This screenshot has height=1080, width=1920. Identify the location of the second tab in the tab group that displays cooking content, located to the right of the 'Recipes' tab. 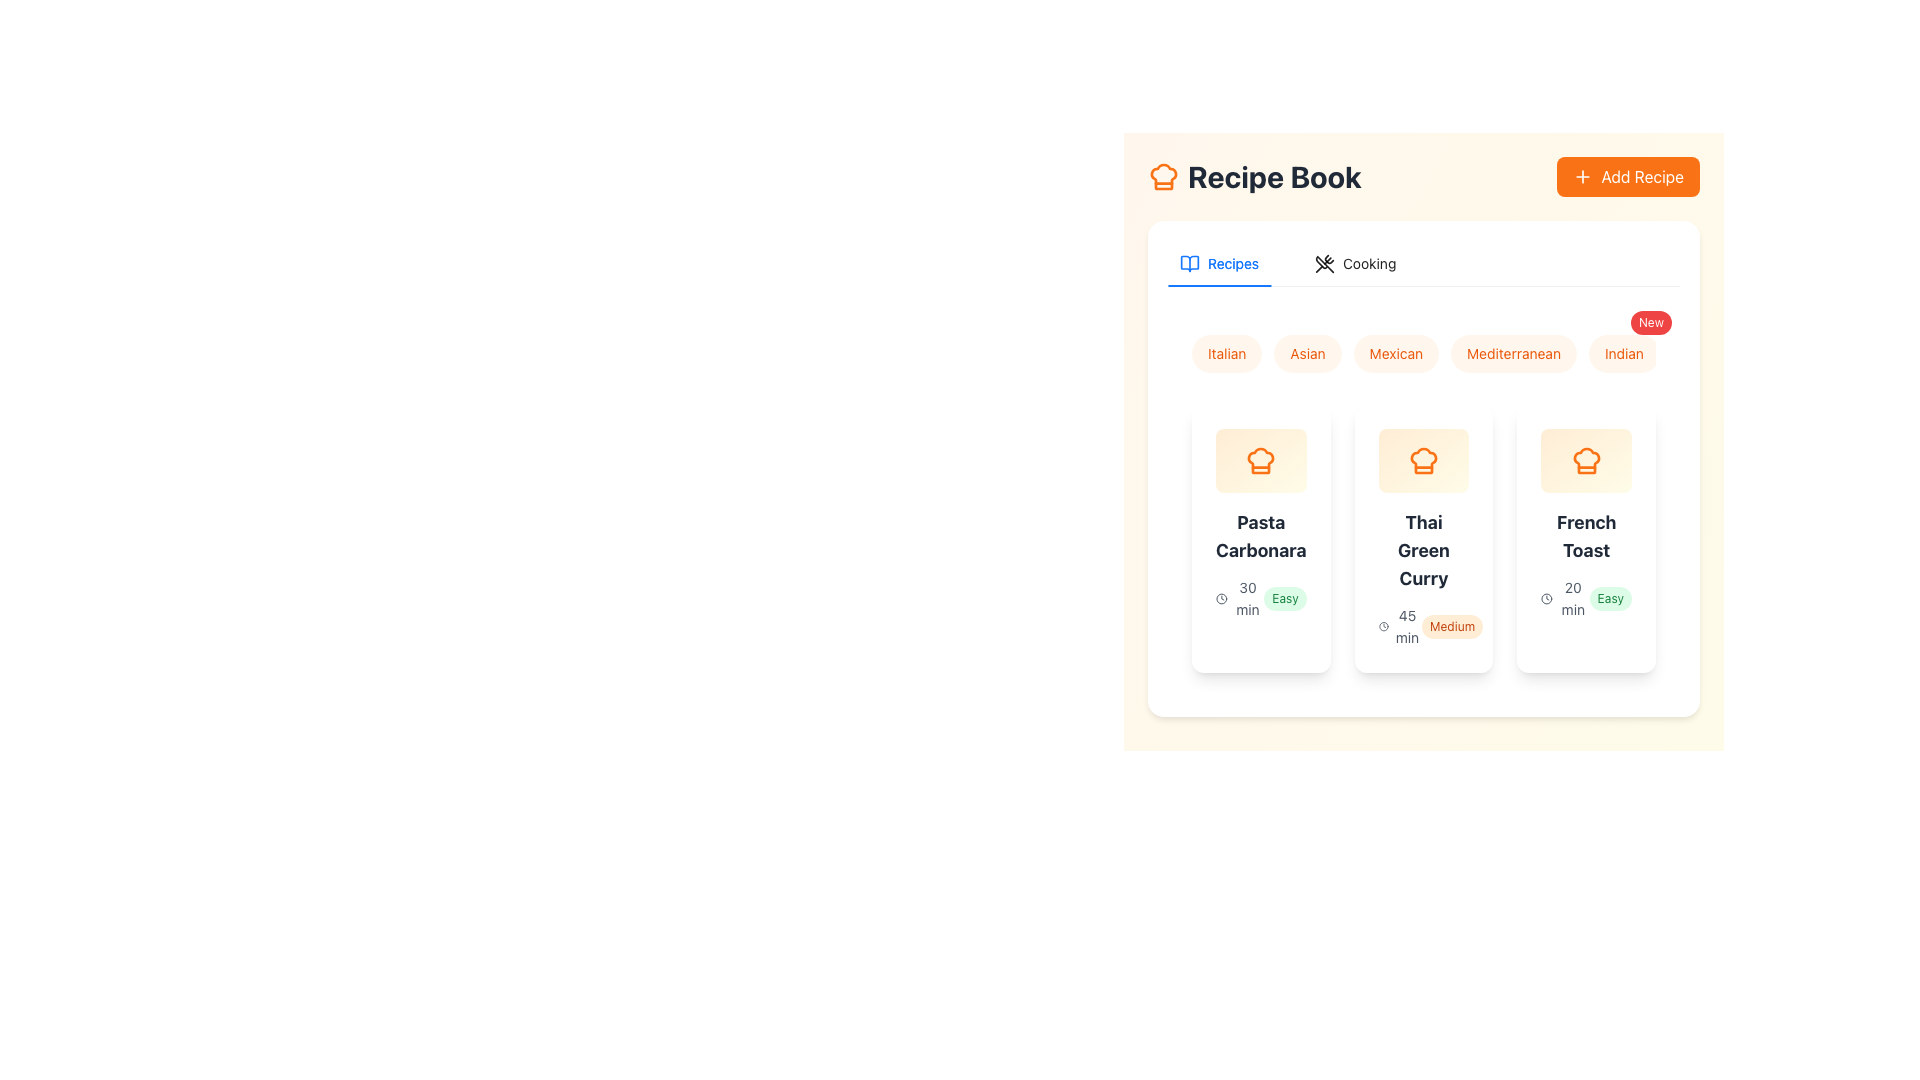
(1355, 262).